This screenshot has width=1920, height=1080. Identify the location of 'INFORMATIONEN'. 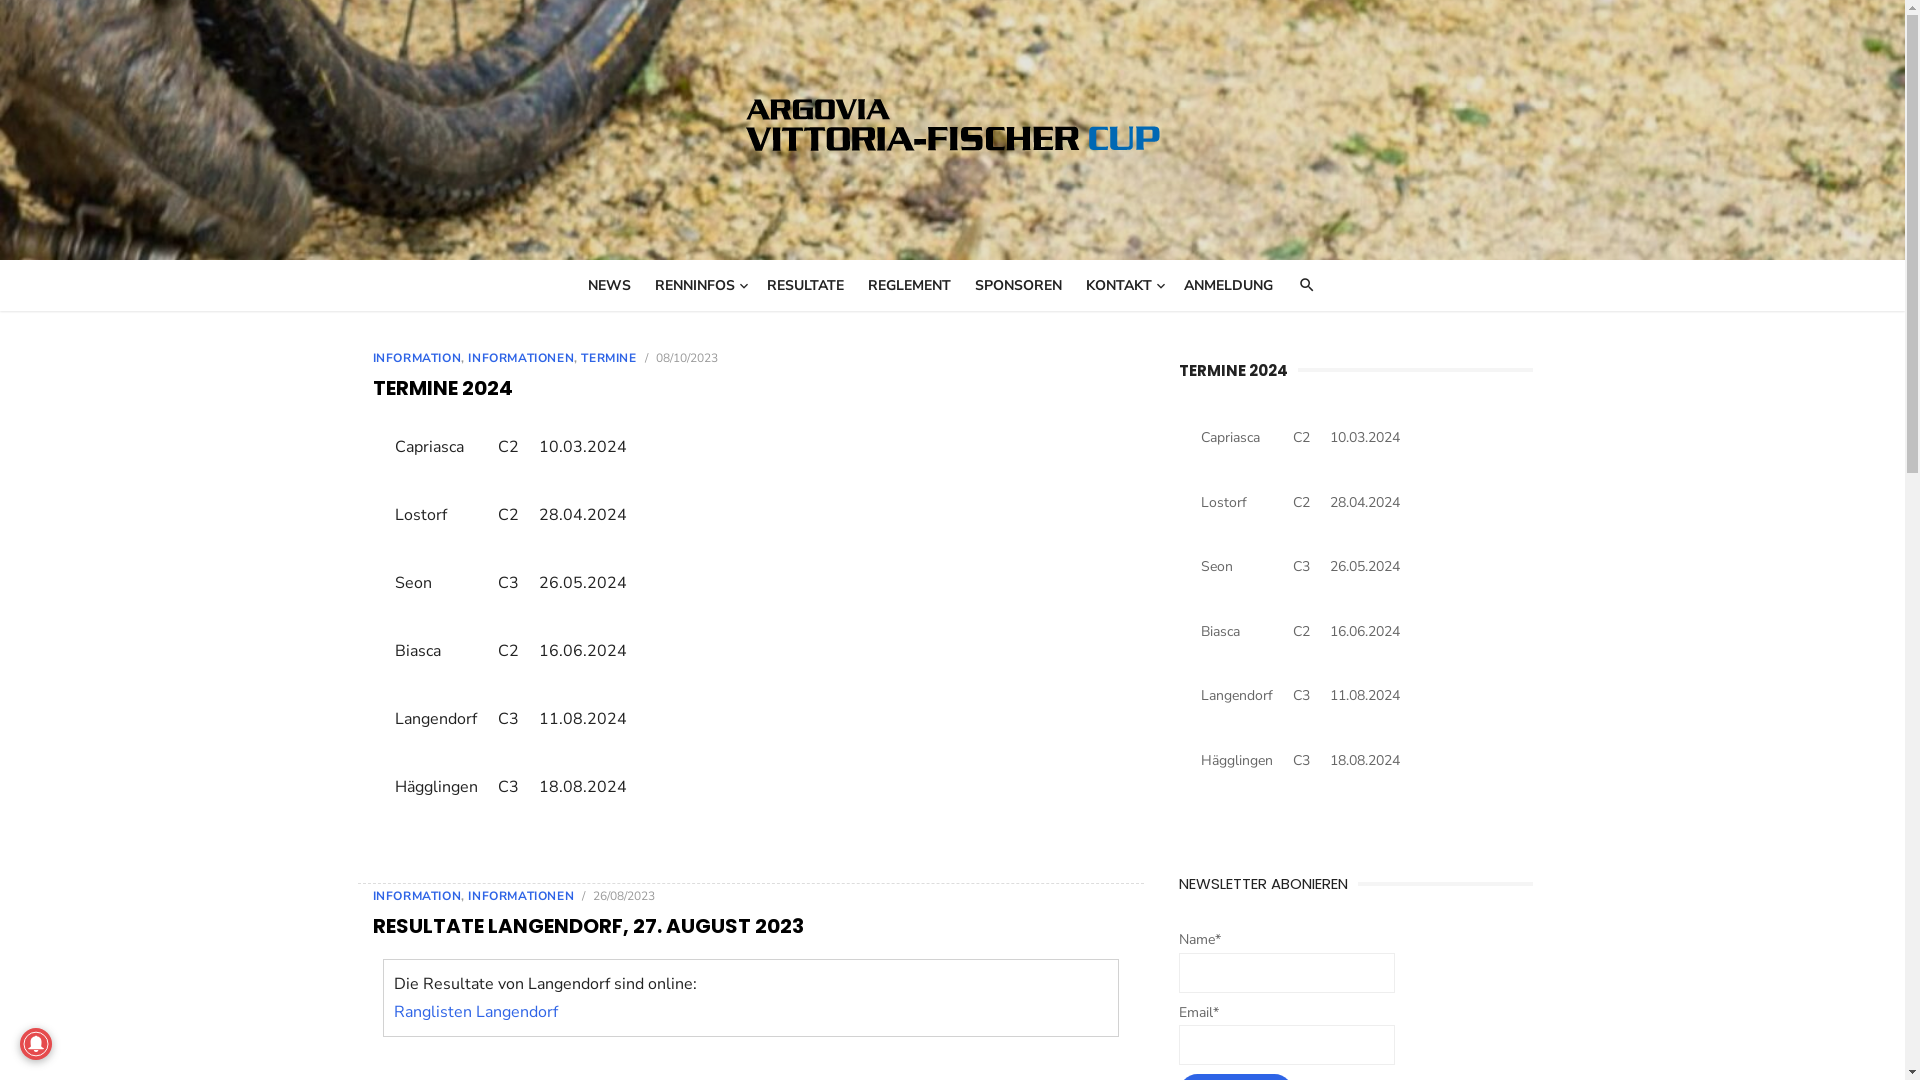
(521, 357).